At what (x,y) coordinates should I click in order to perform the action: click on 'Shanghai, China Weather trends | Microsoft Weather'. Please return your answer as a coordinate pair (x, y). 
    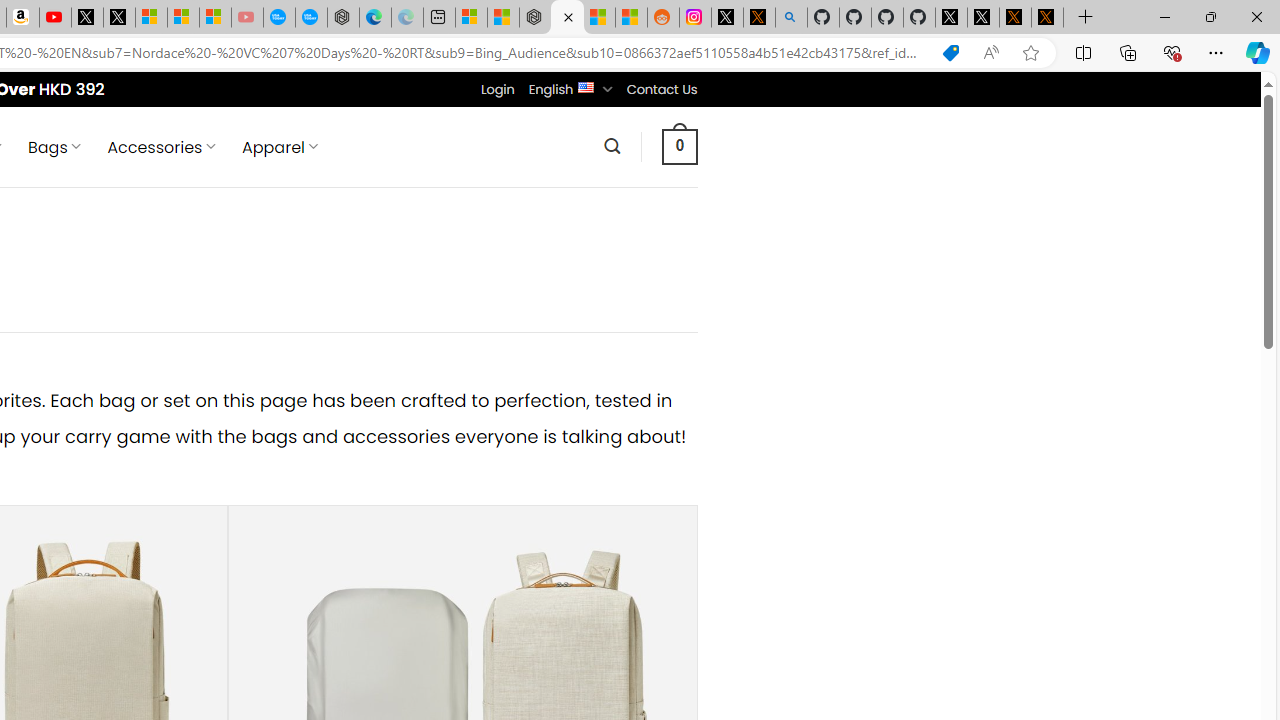
    Looking at the image, I should click on (630, 17).